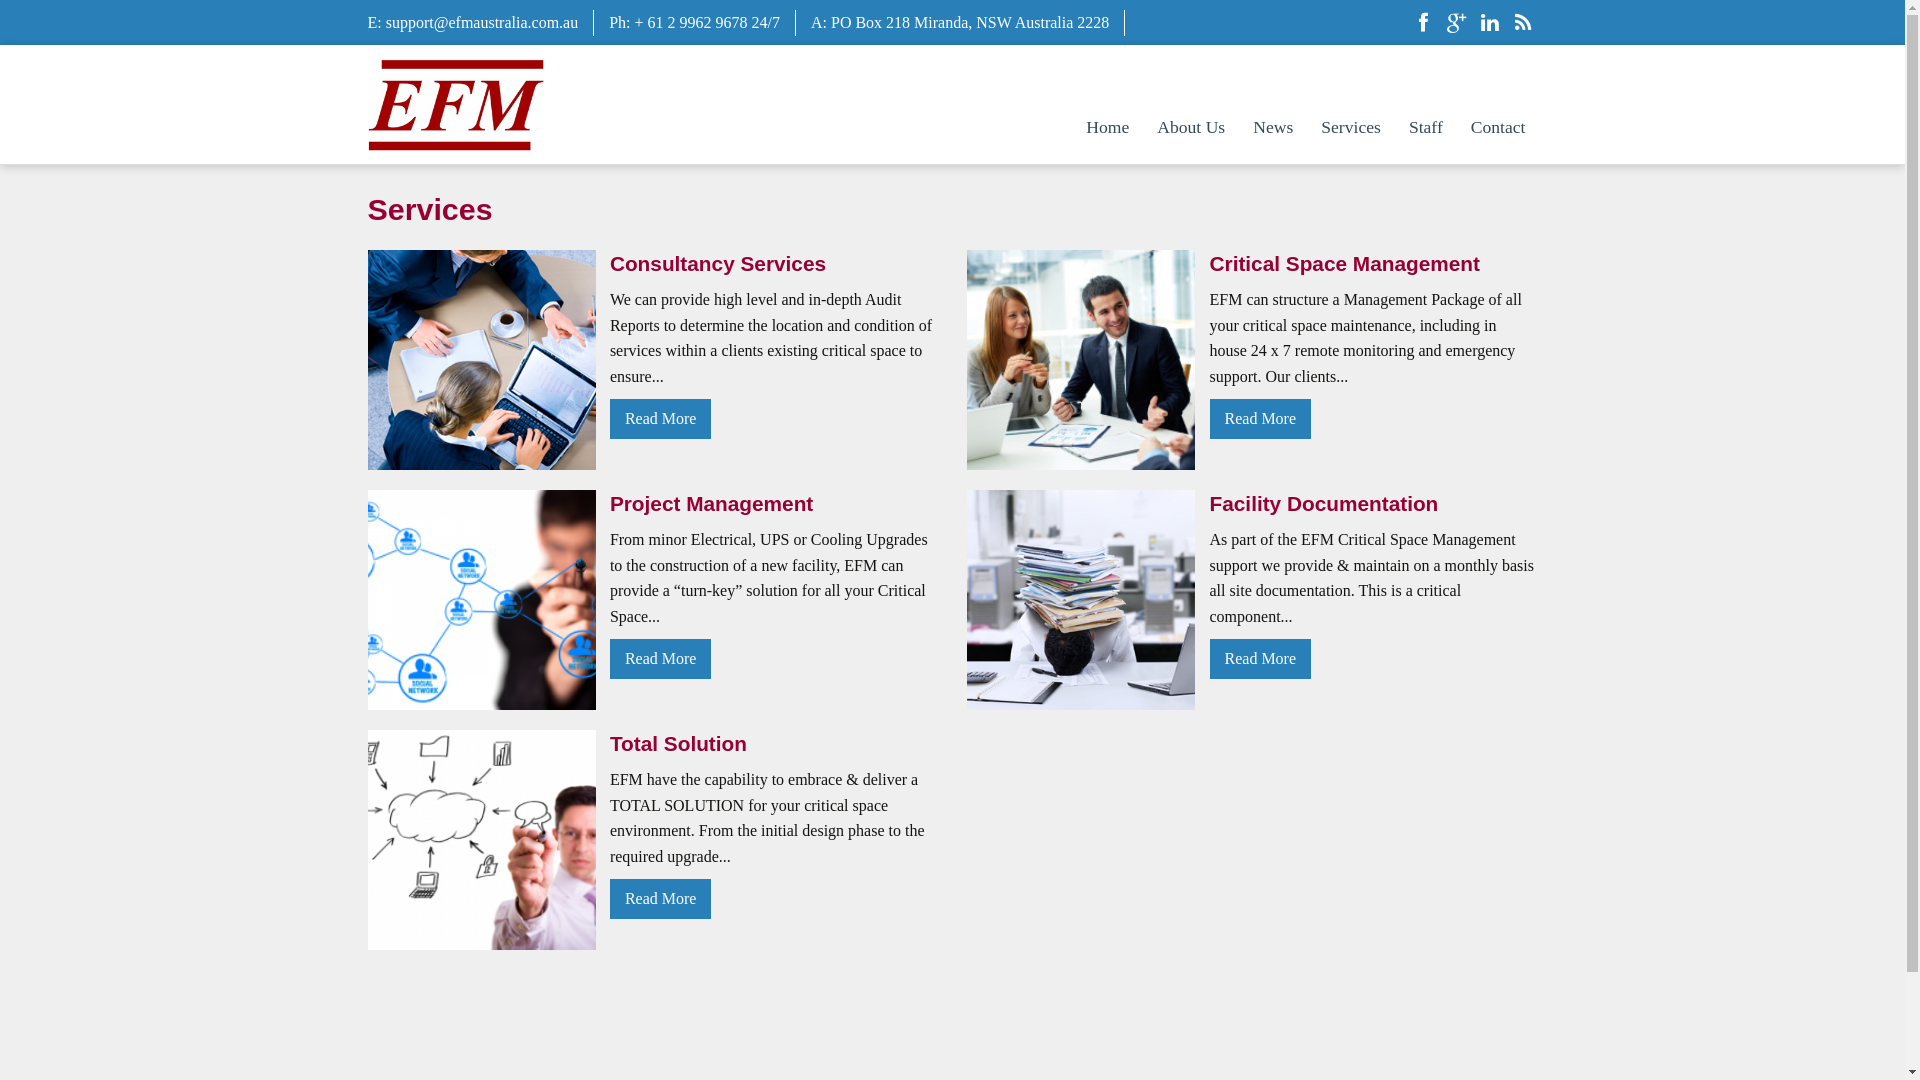 The width and height of the screenshot is (1920, 1080). I want to click on 'Home', so click(1106, 127).